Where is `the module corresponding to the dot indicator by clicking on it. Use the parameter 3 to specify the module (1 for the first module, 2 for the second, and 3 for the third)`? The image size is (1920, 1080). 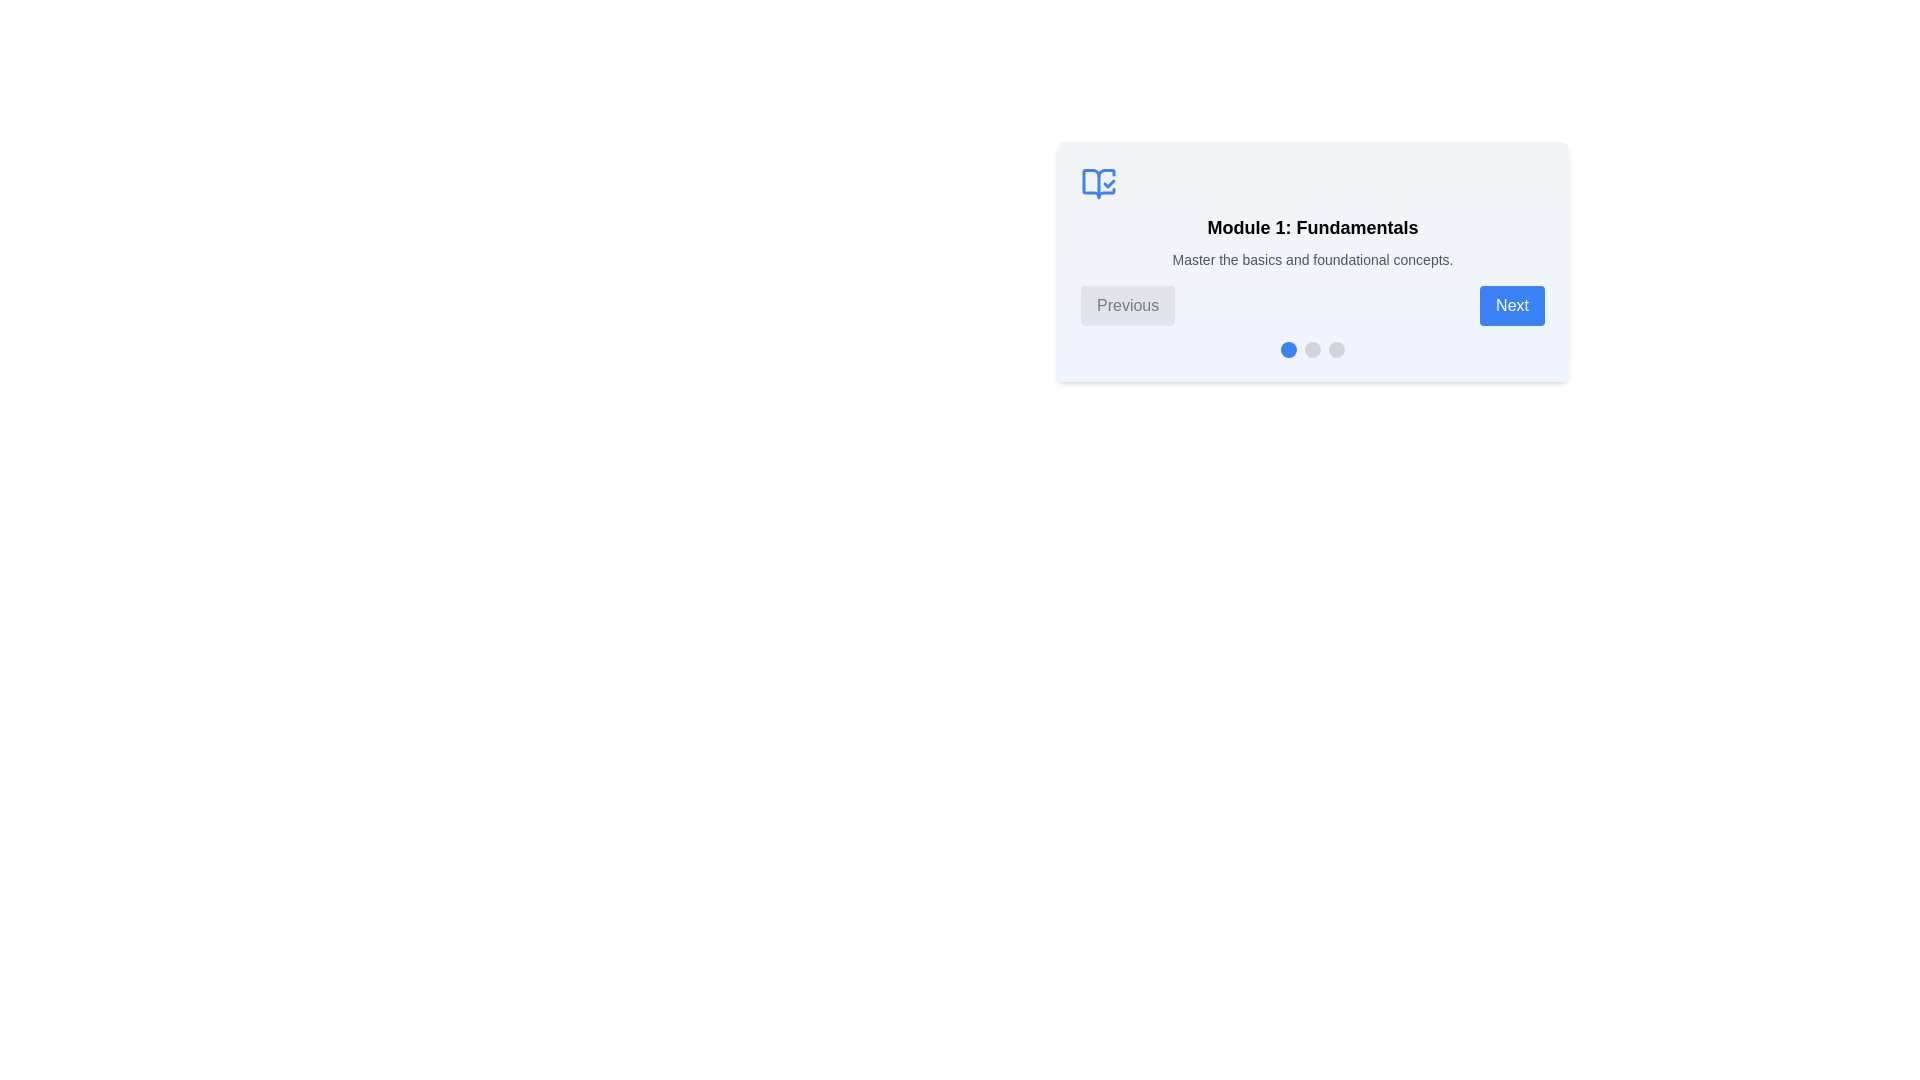 the module corresponding to the dot indicator by clicking on it. Use the parameter 3 to specify the module (1 for the first module, 2 for the second, and 3 for the third) is located at coordinates (1337, 349).